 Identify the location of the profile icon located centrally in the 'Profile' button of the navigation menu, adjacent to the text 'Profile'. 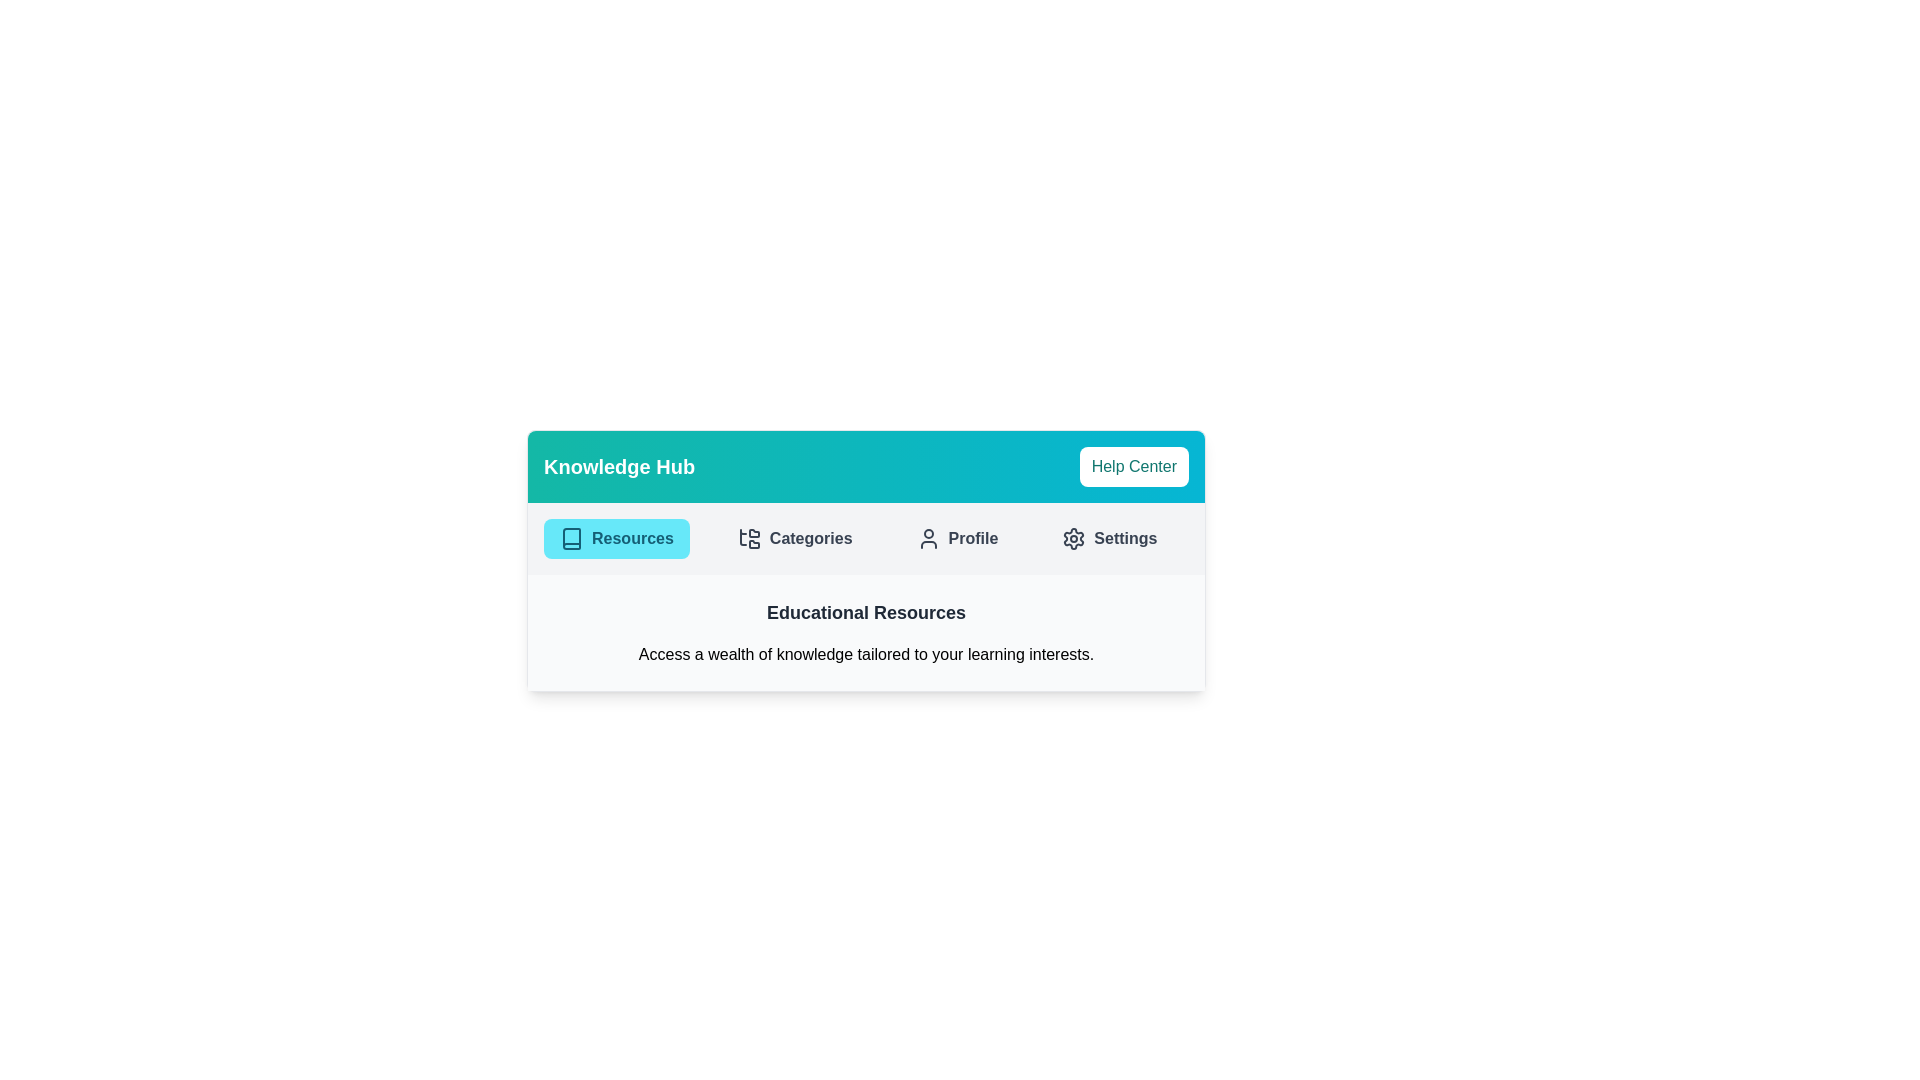
(927, 538).